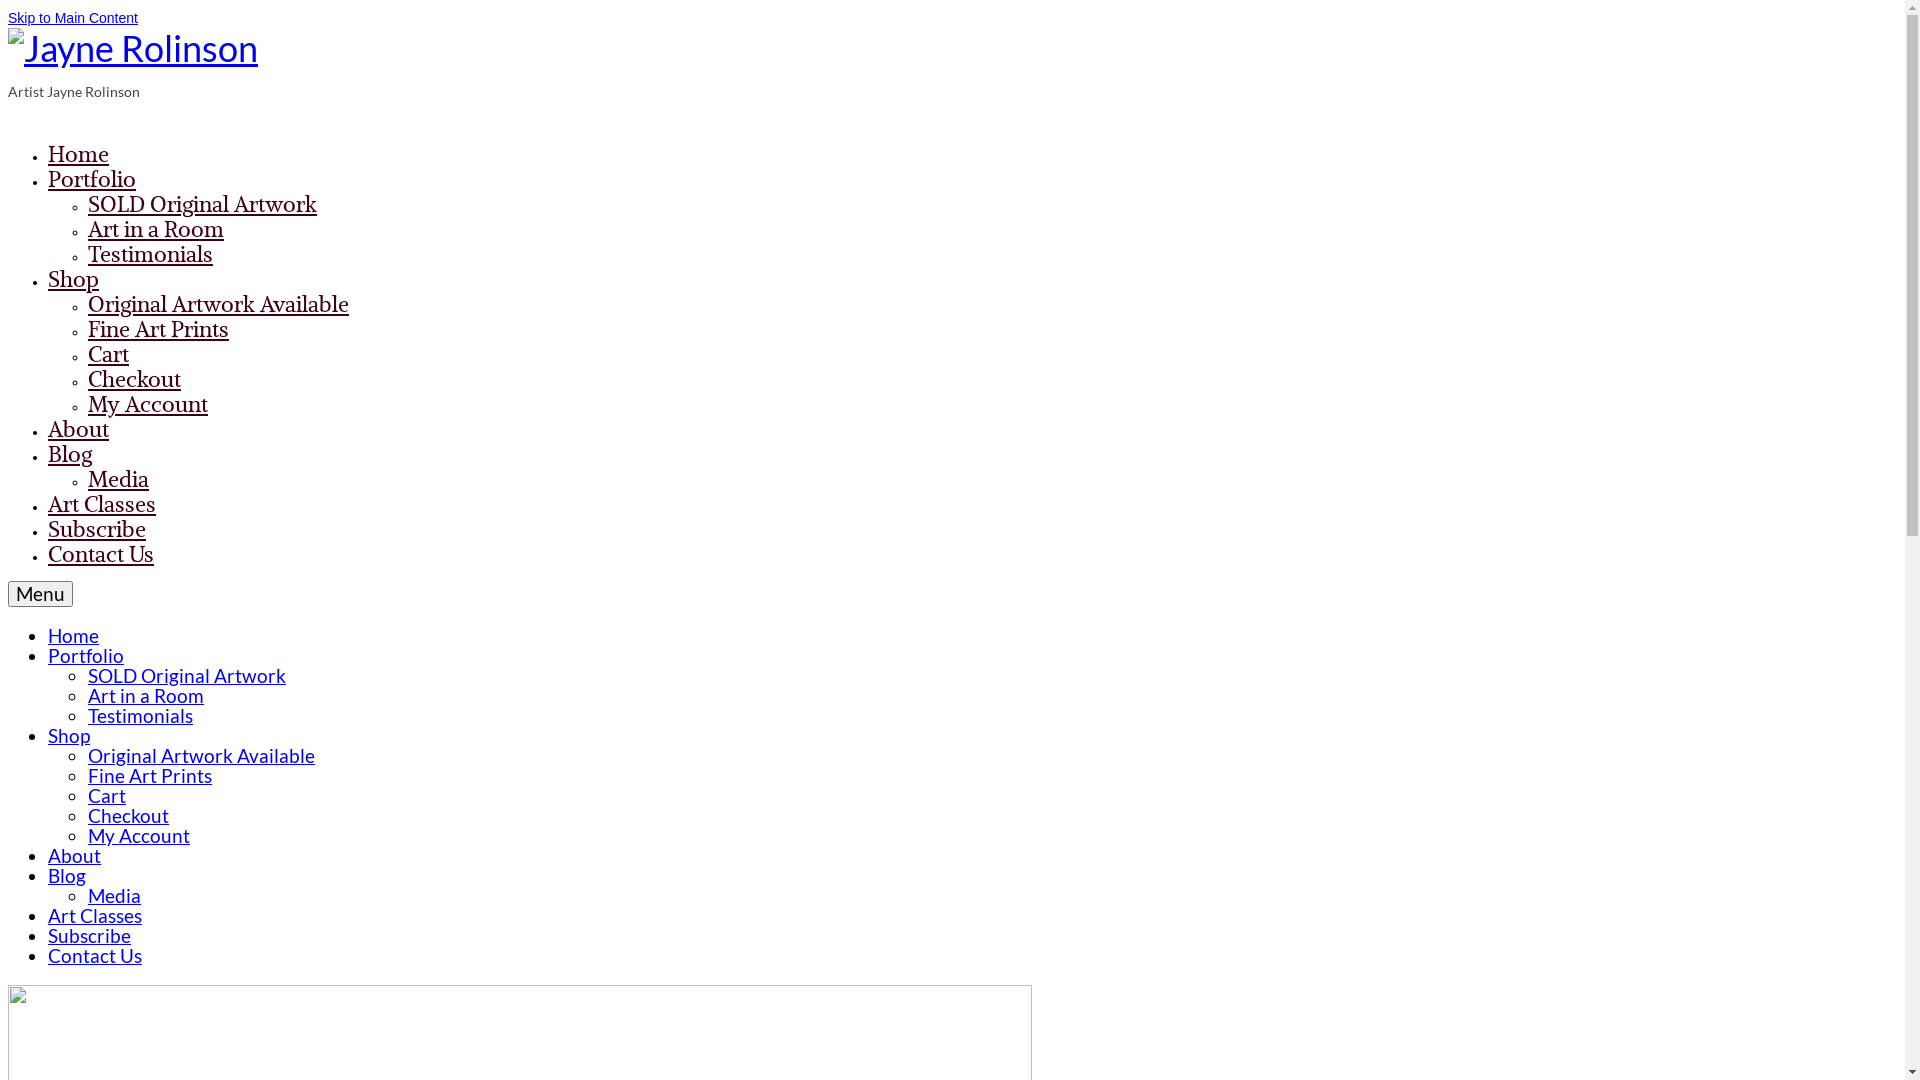 This screenshot has height=1080, width=1920. What do you see at coordinates (48, 635) in the screenshot?
I see `'Home'` at bounding box center [48, 635].